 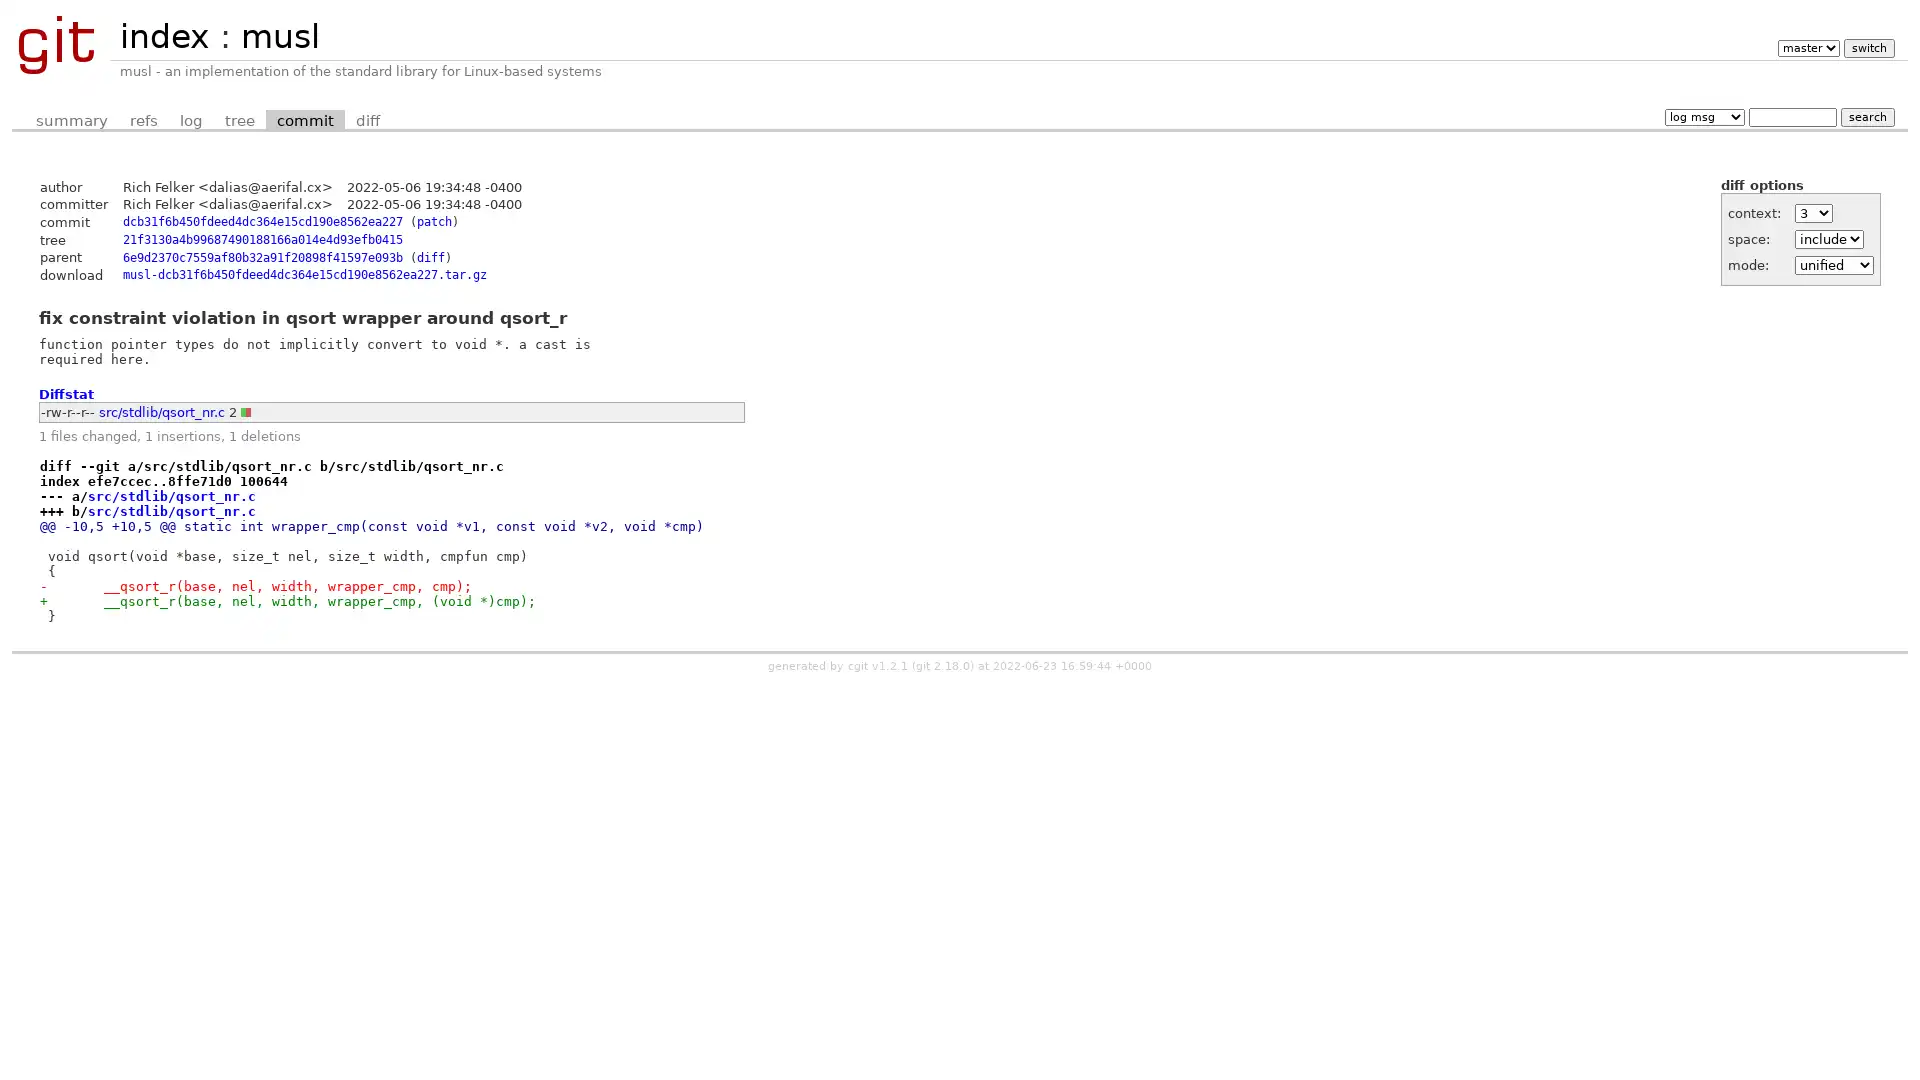 I want to click on switch, so click(x=1867, y=47).